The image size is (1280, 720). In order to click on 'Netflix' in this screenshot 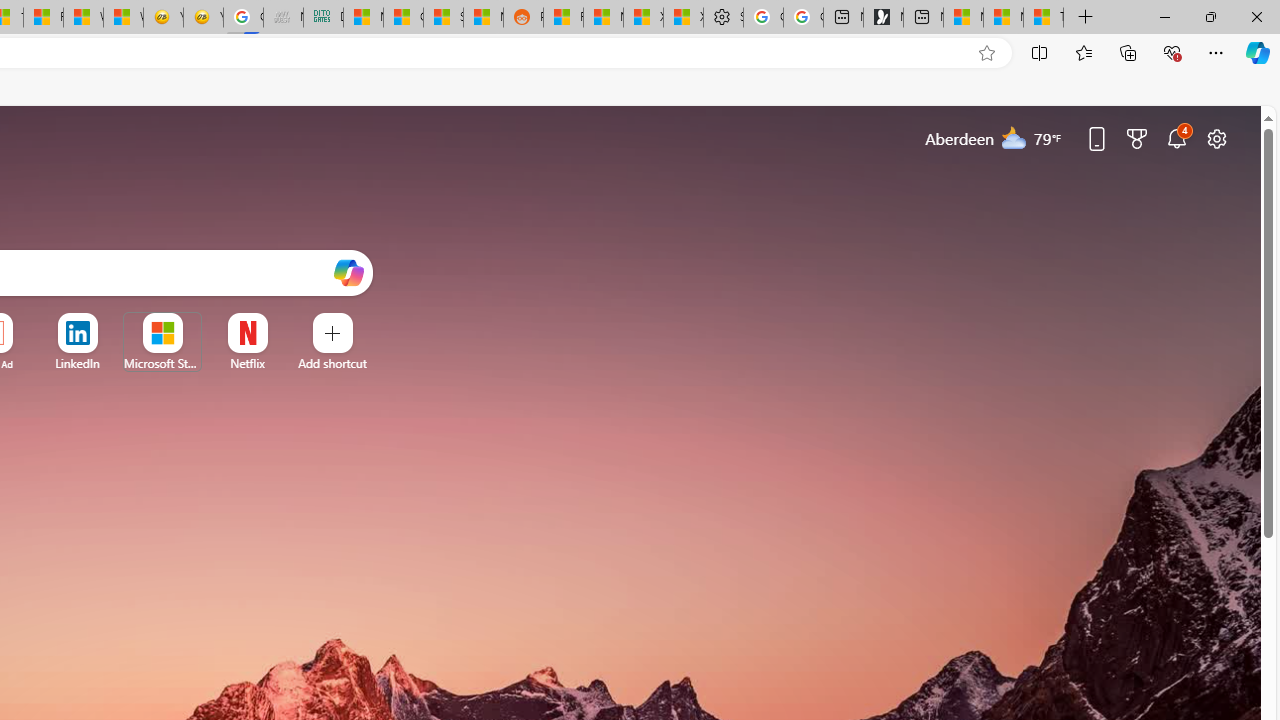, I will do `click(246, 363)`.